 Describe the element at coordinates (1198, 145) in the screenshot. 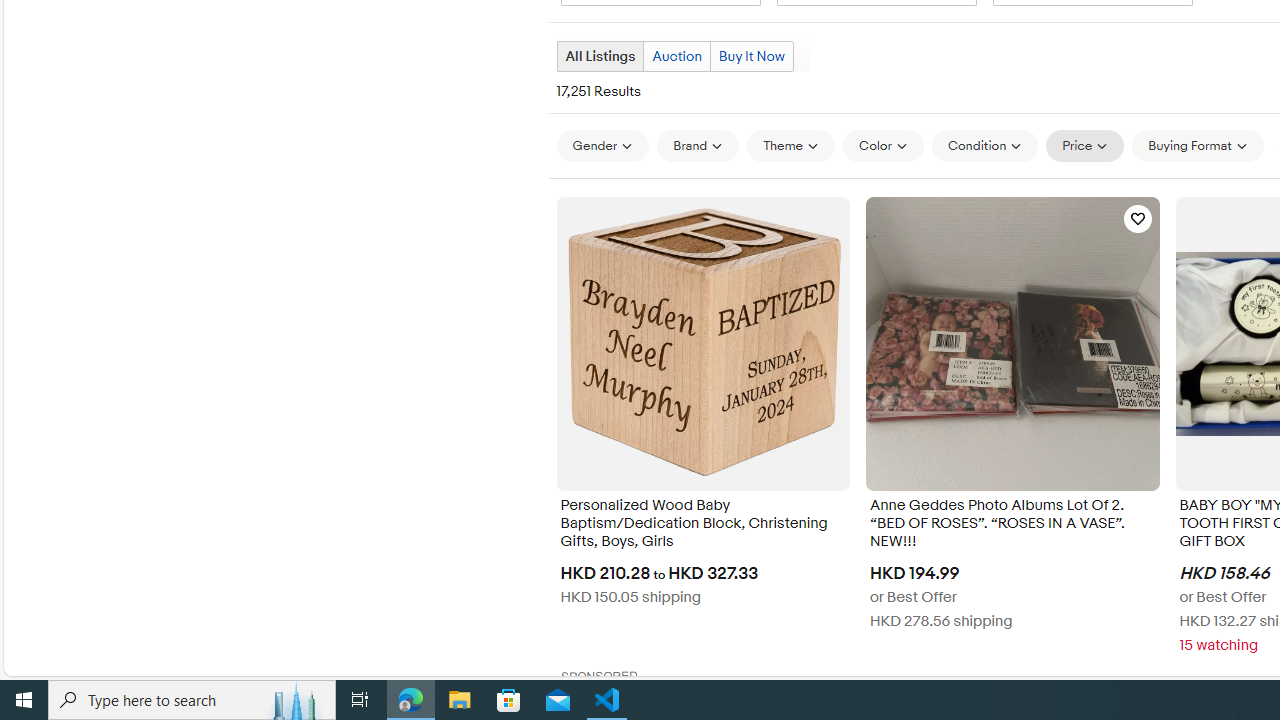

I see `'Buying Format'` at that location.